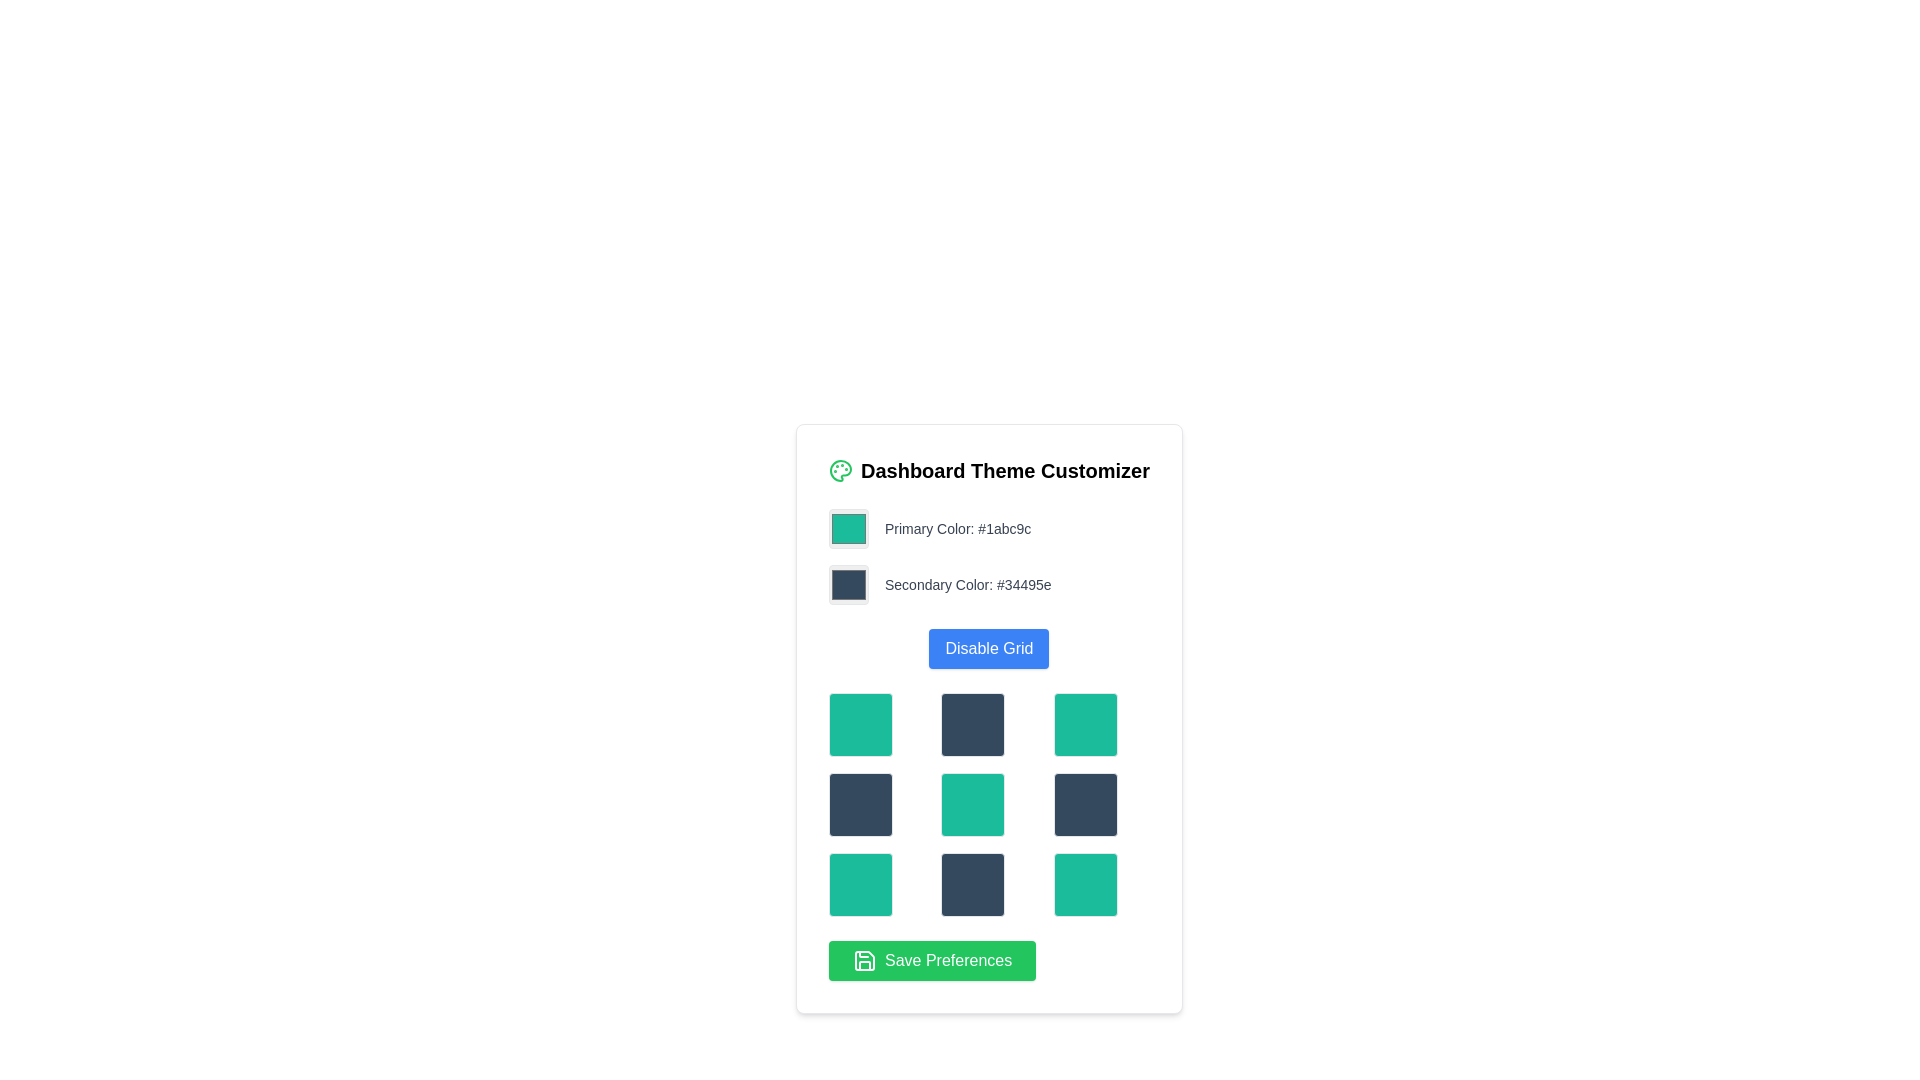  I want to click on the color picker box representing the secondary color, so click(849, 585).